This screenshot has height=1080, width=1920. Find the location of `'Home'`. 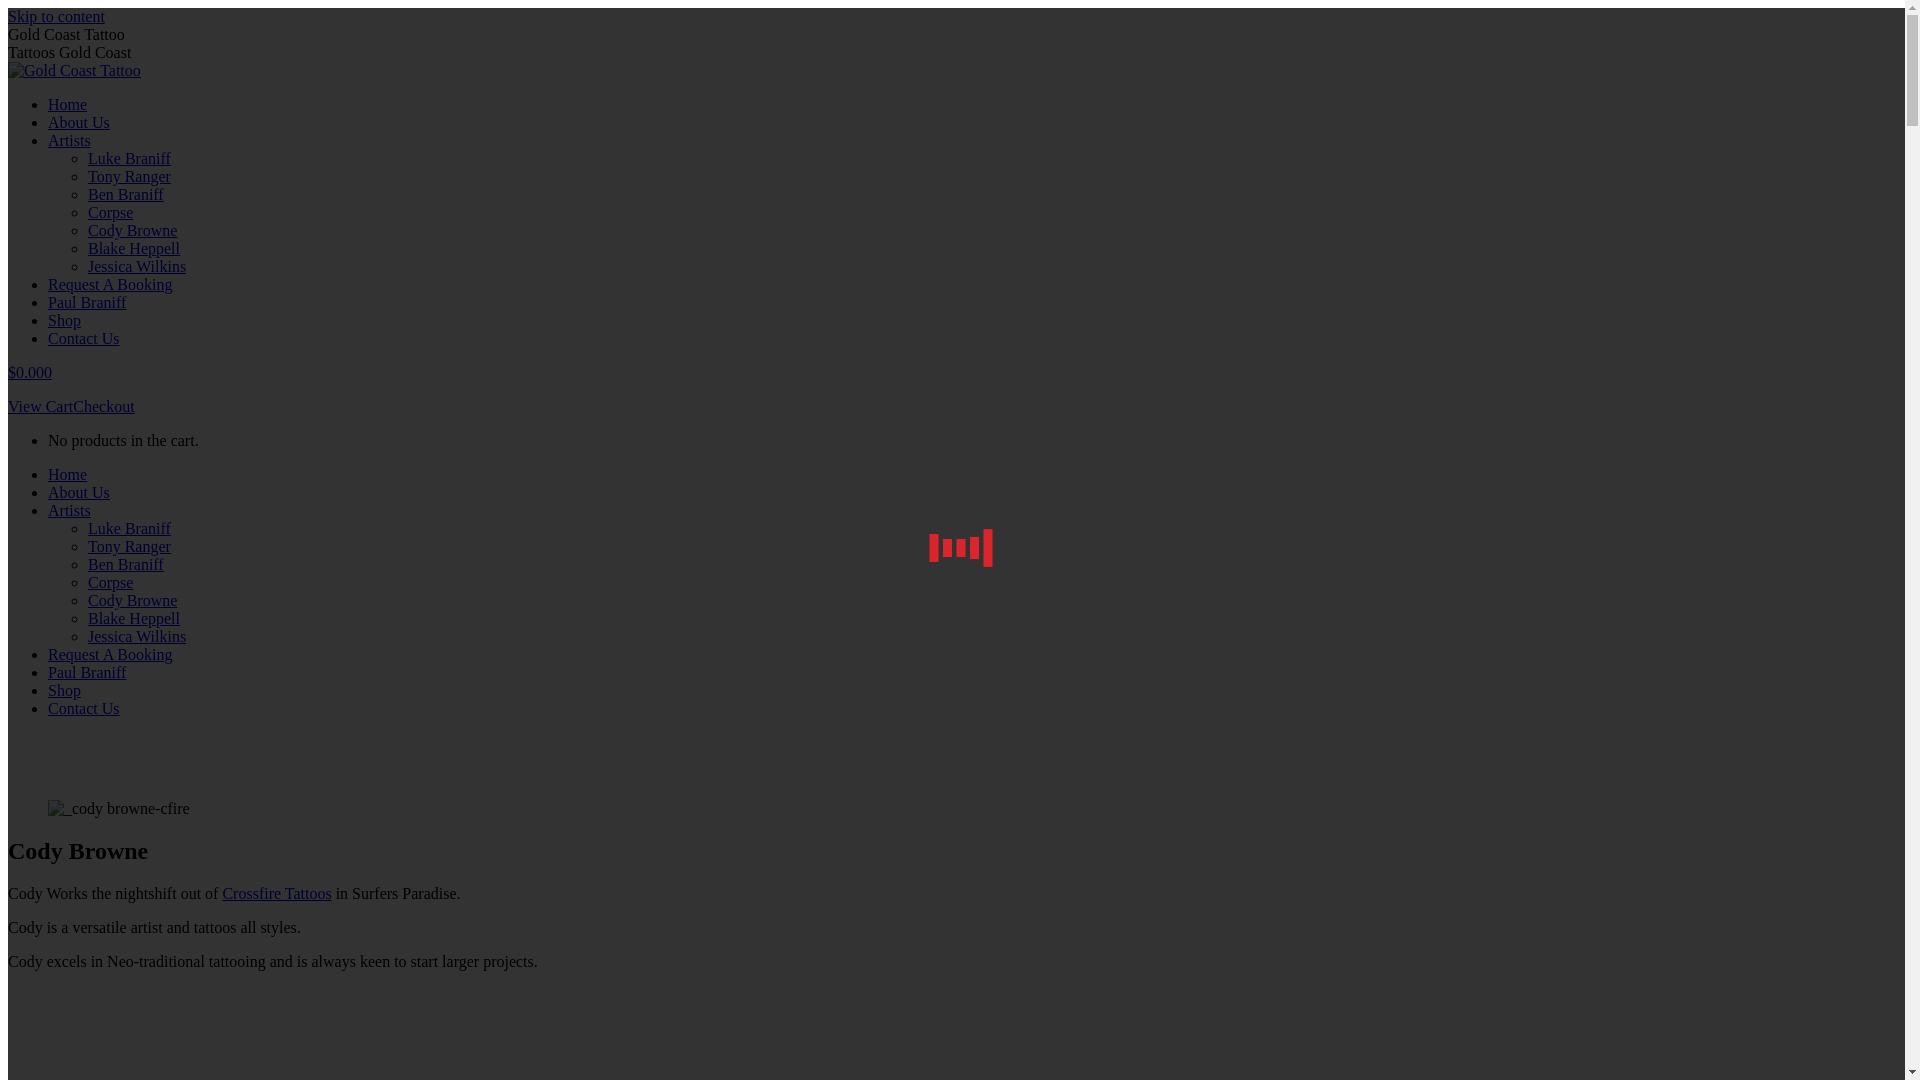

'Home' is located at coordinates (67, 104).